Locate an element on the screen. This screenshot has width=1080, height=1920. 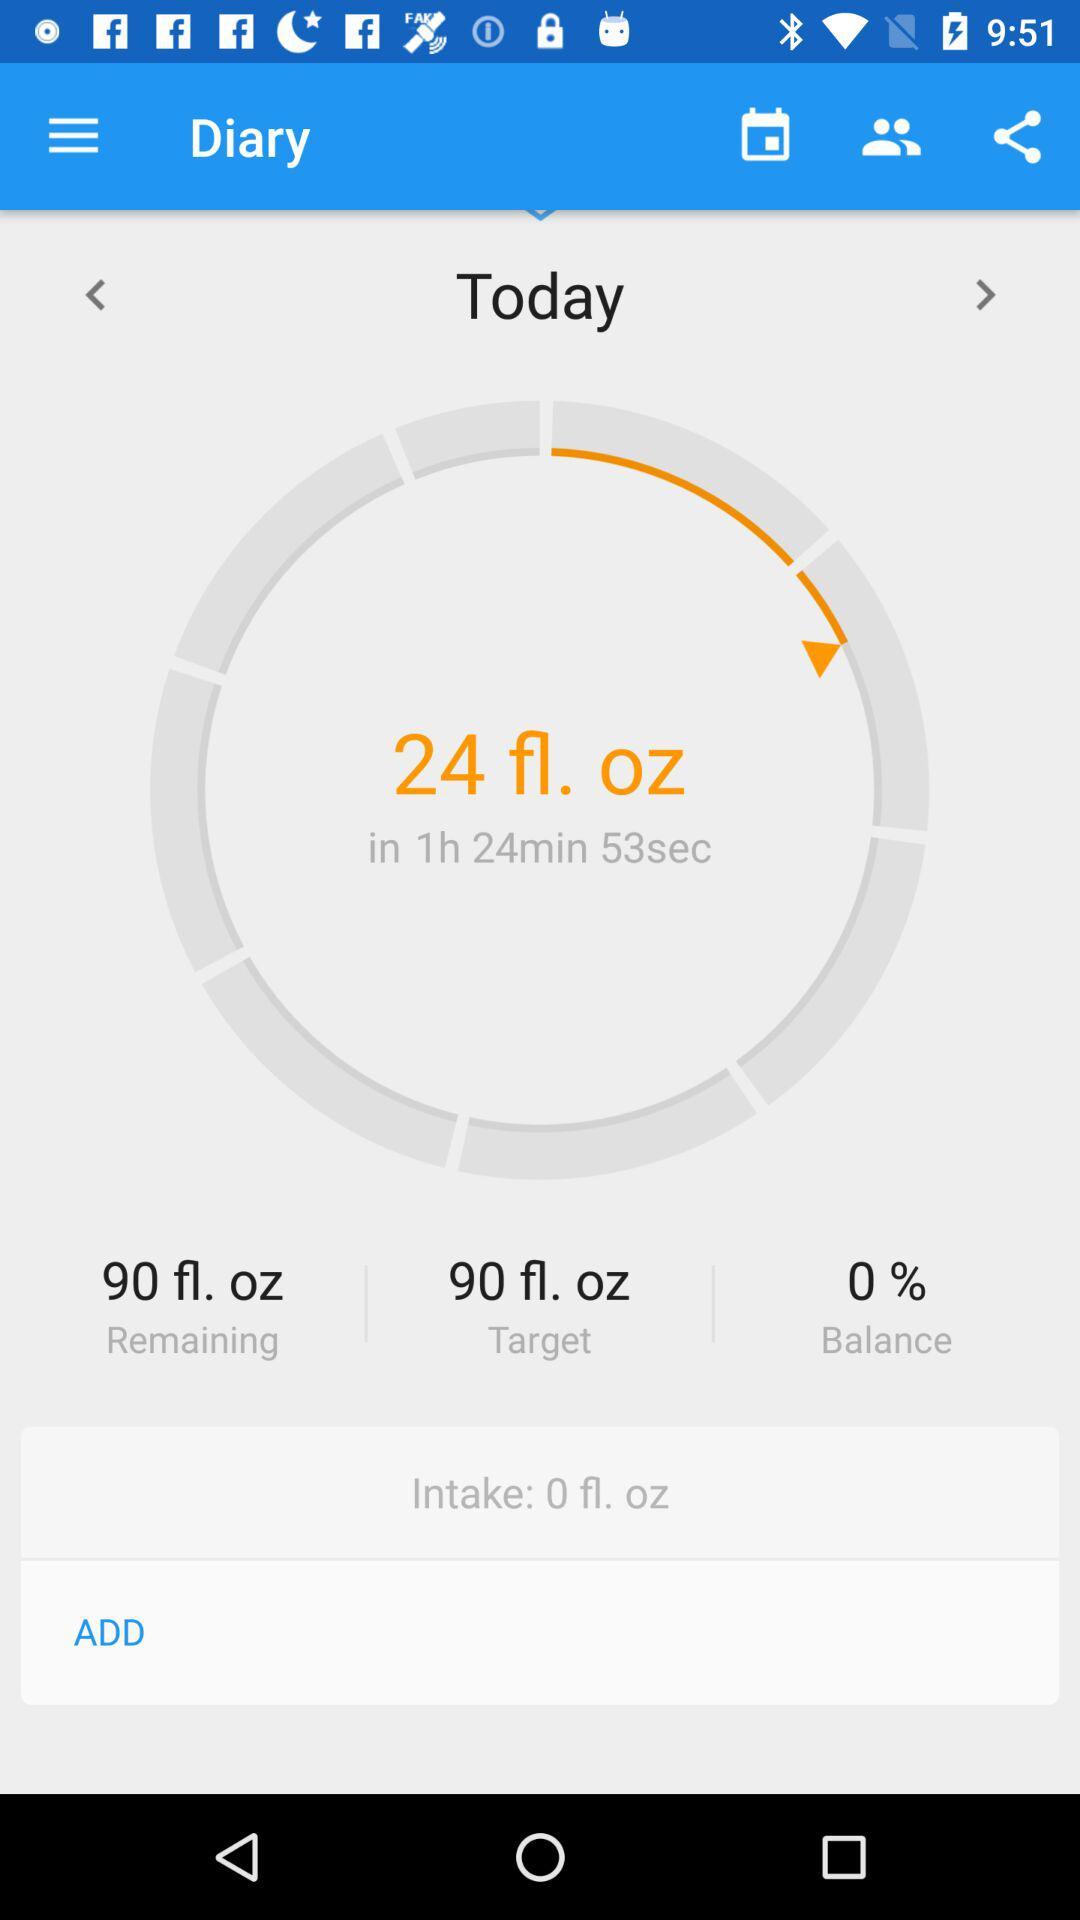
the intake 0 fl icon is located at coordinates (540, 1492).